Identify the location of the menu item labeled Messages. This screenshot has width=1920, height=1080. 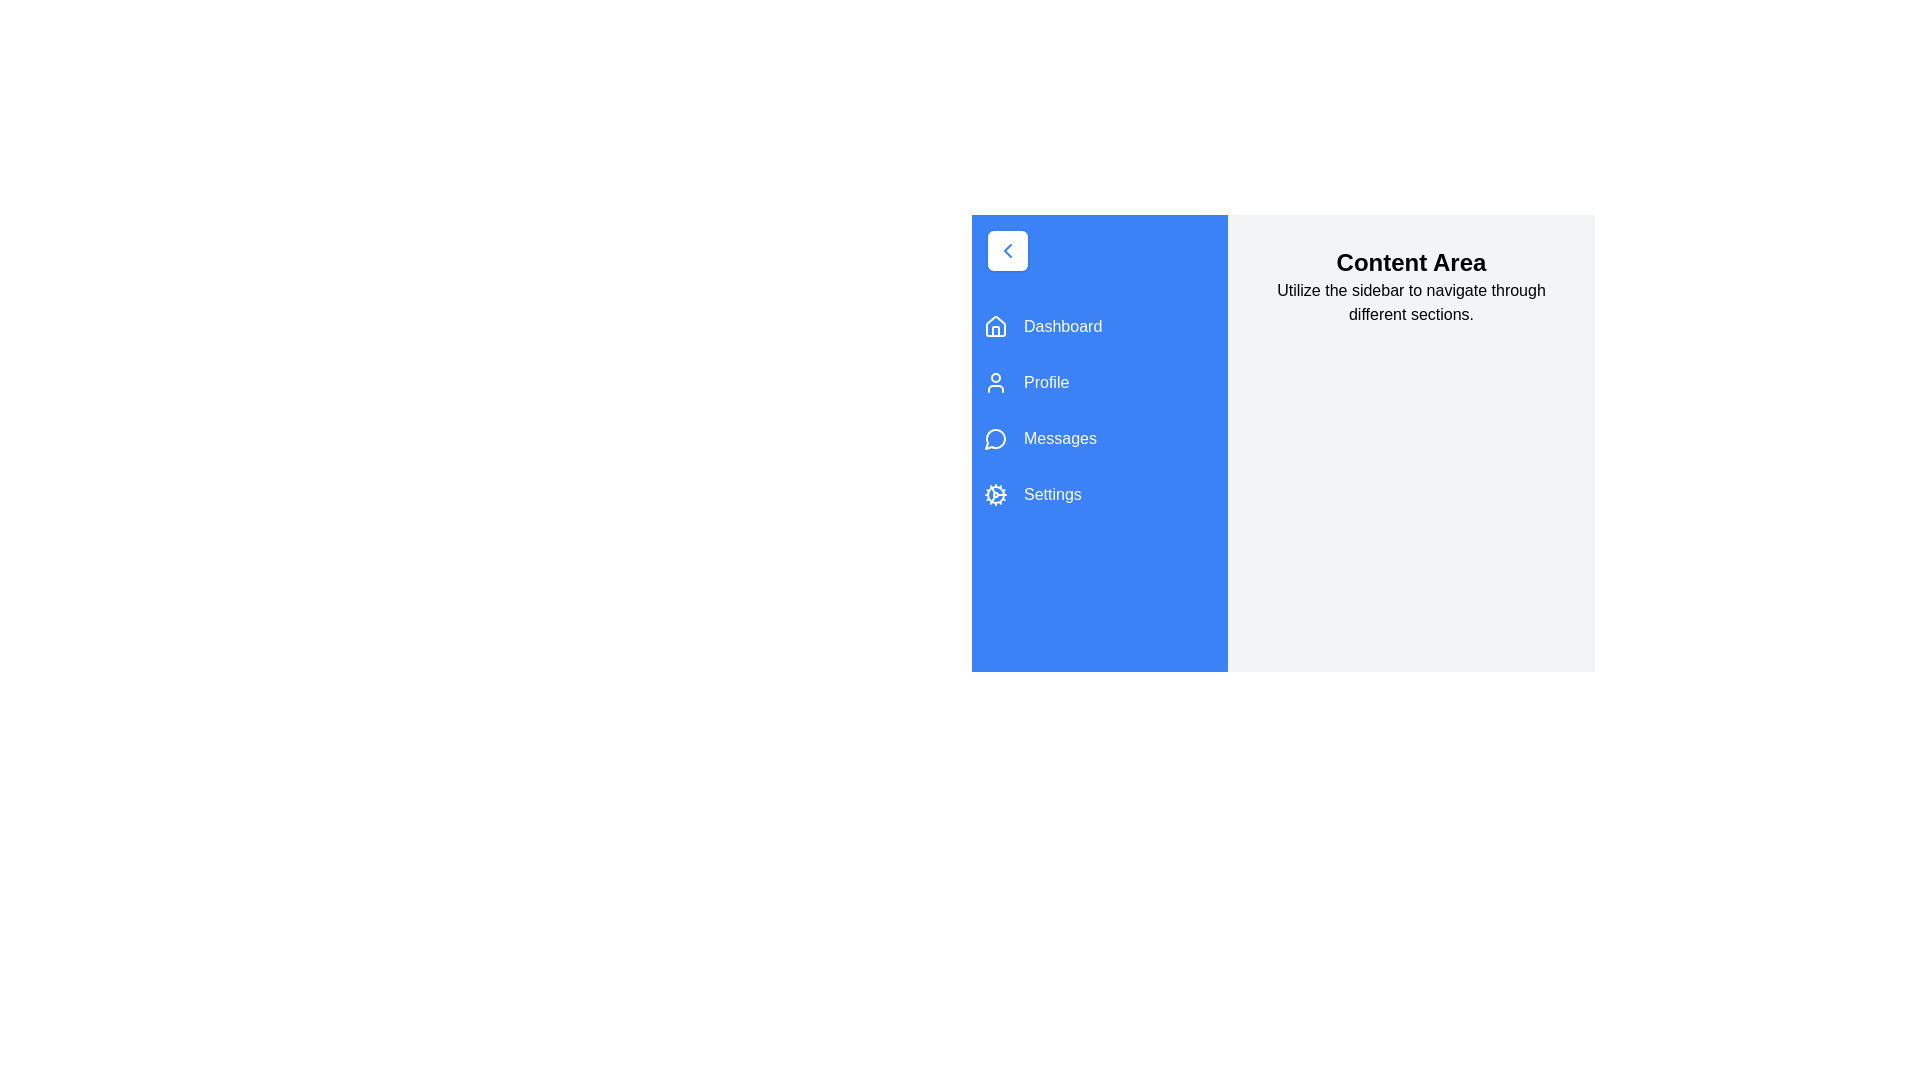
(1098, 438).